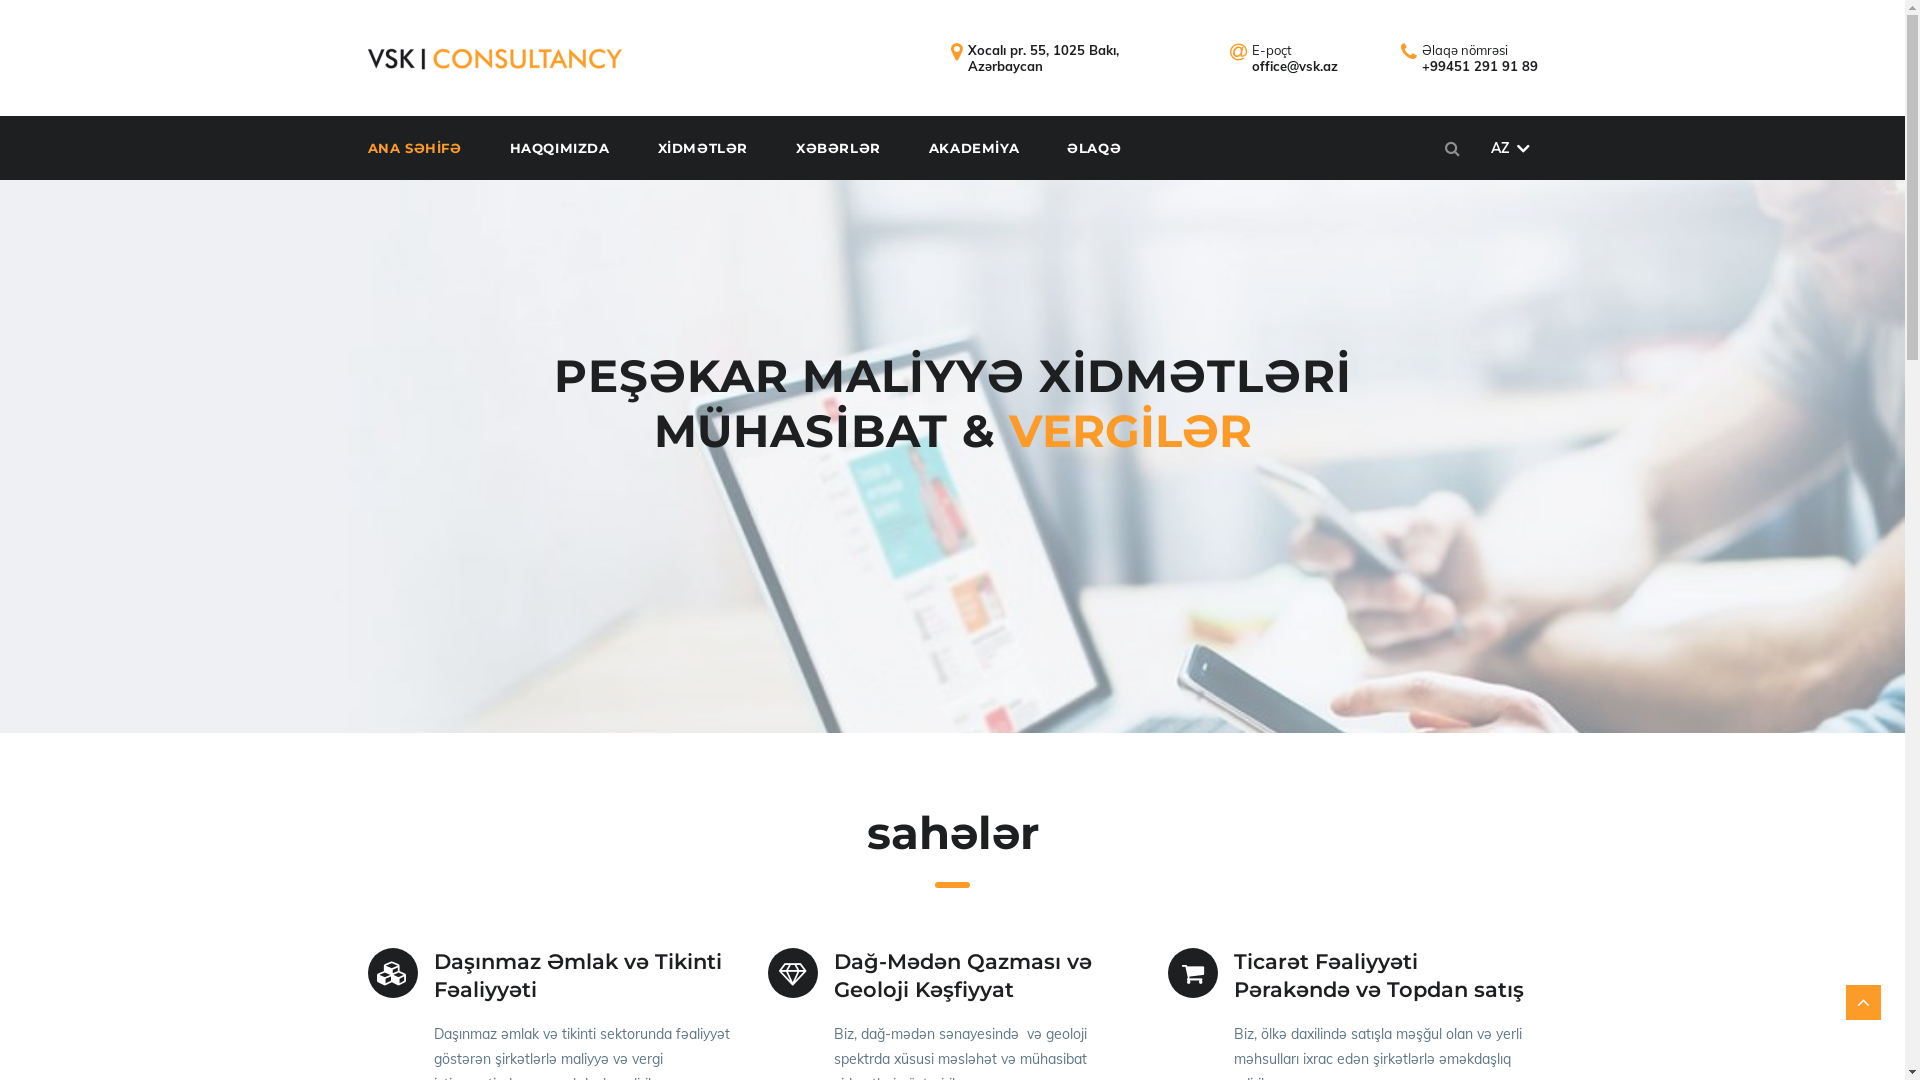 The height and width of the screenshot is (1080, 1920). I want to click on '+99451 291 91 89', so click(1479, 64).